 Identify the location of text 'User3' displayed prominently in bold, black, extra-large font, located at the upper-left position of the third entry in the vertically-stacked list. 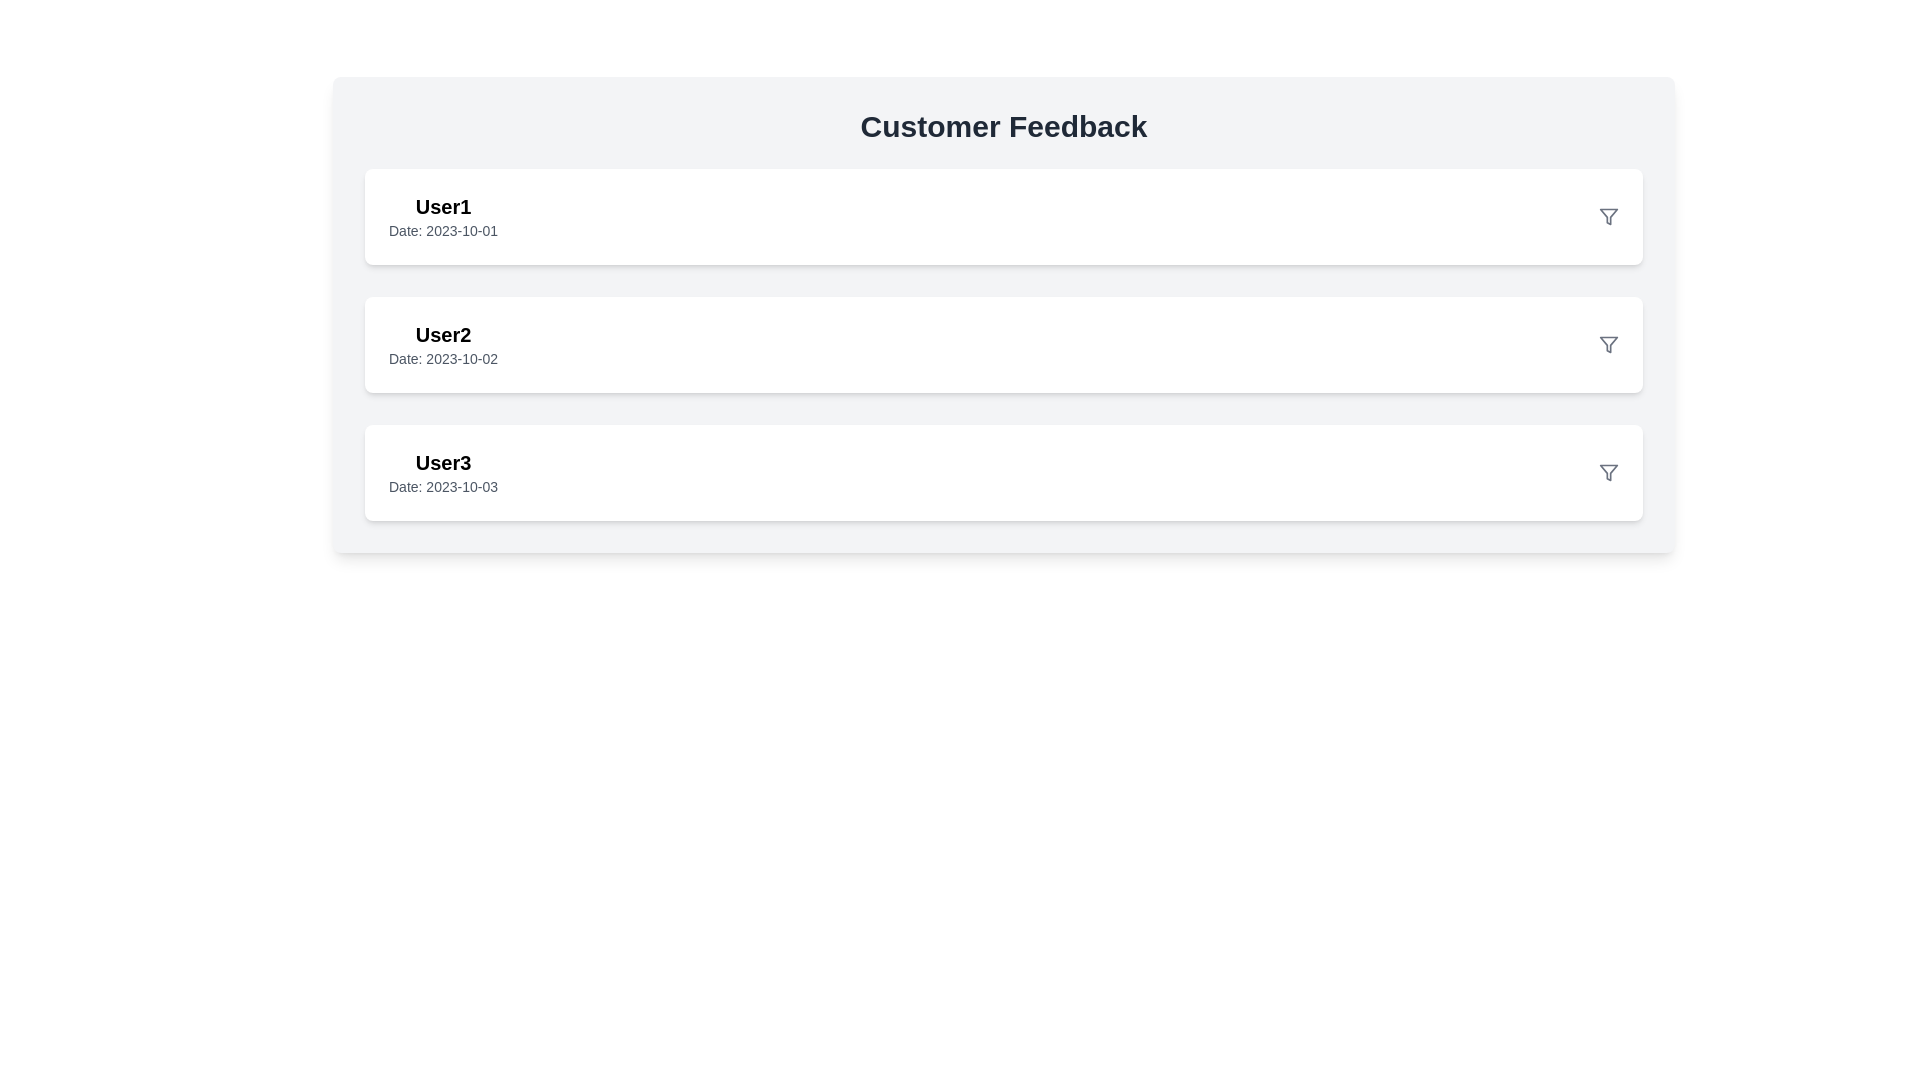
(442, 462).